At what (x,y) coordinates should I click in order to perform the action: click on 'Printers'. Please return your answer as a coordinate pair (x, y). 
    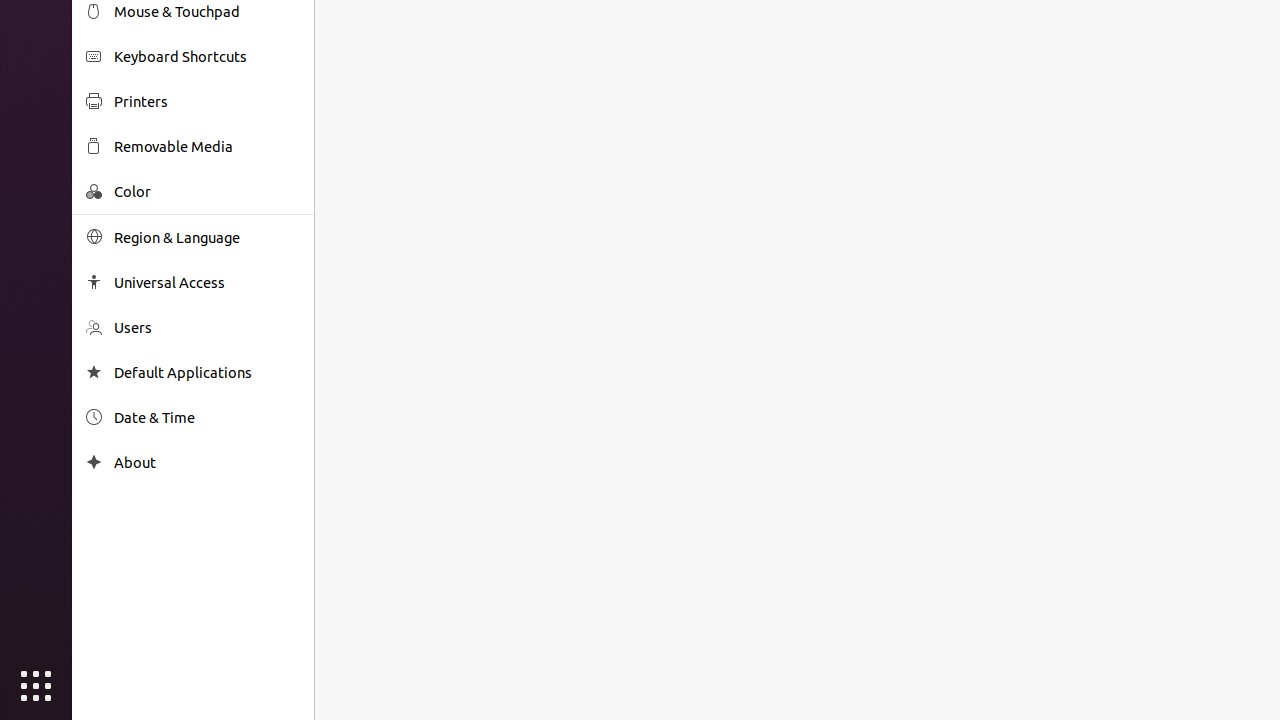
    Looking at the image, I should click on (206, 101).